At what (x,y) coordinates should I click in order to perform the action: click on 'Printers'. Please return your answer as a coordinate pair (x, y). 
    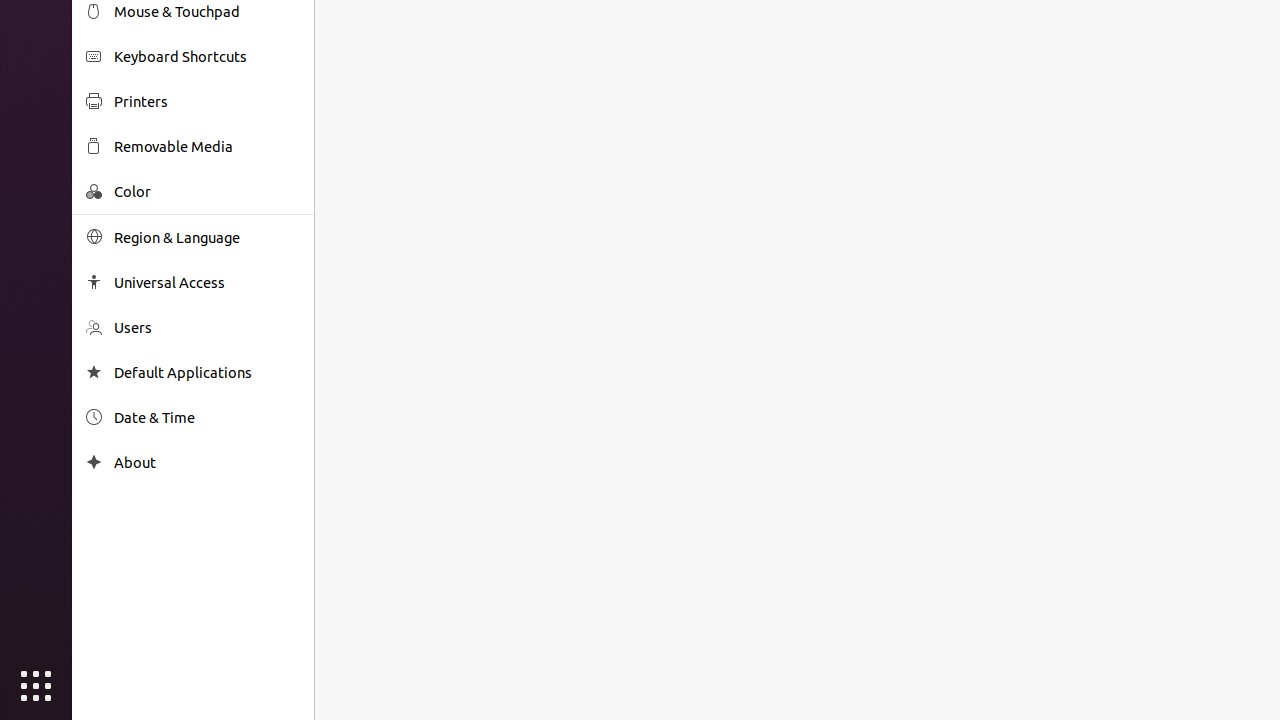
    Looking at the image, I should click on (206, 101).